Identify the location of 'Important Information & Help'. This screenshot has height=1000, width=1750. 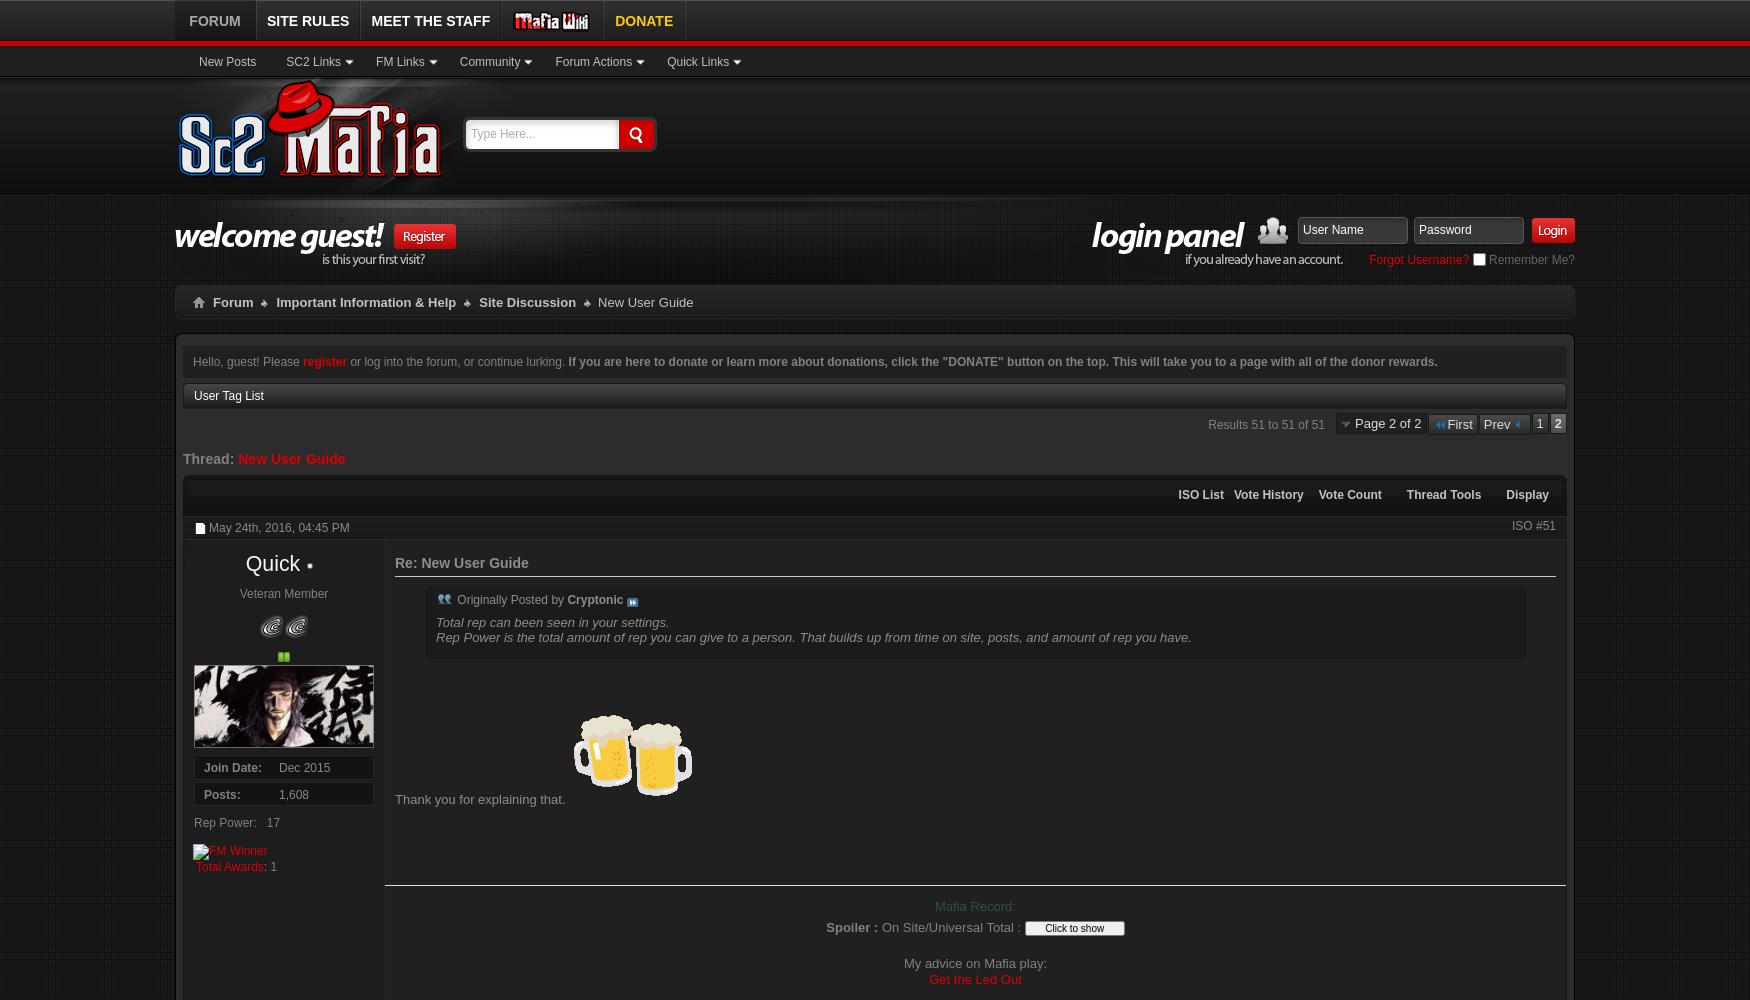
(365, 302).